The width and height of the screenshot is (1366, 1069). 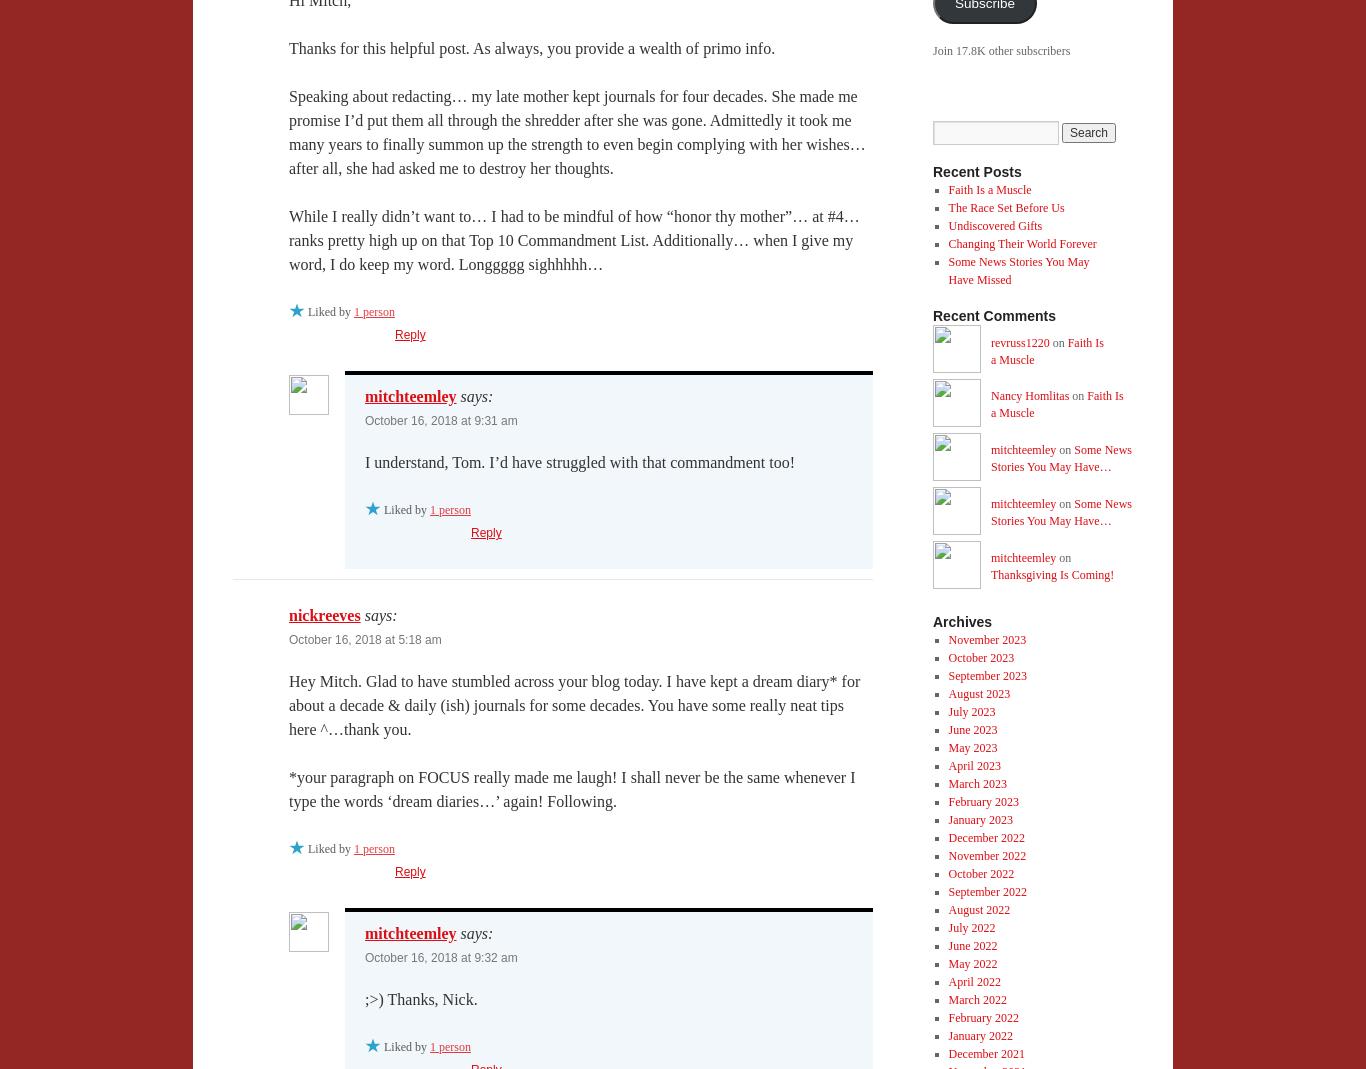 What do you see at coordinates (1019, 341) in the screenshot?
I see `'revruss1220'` at bounding box center [1019, 341].